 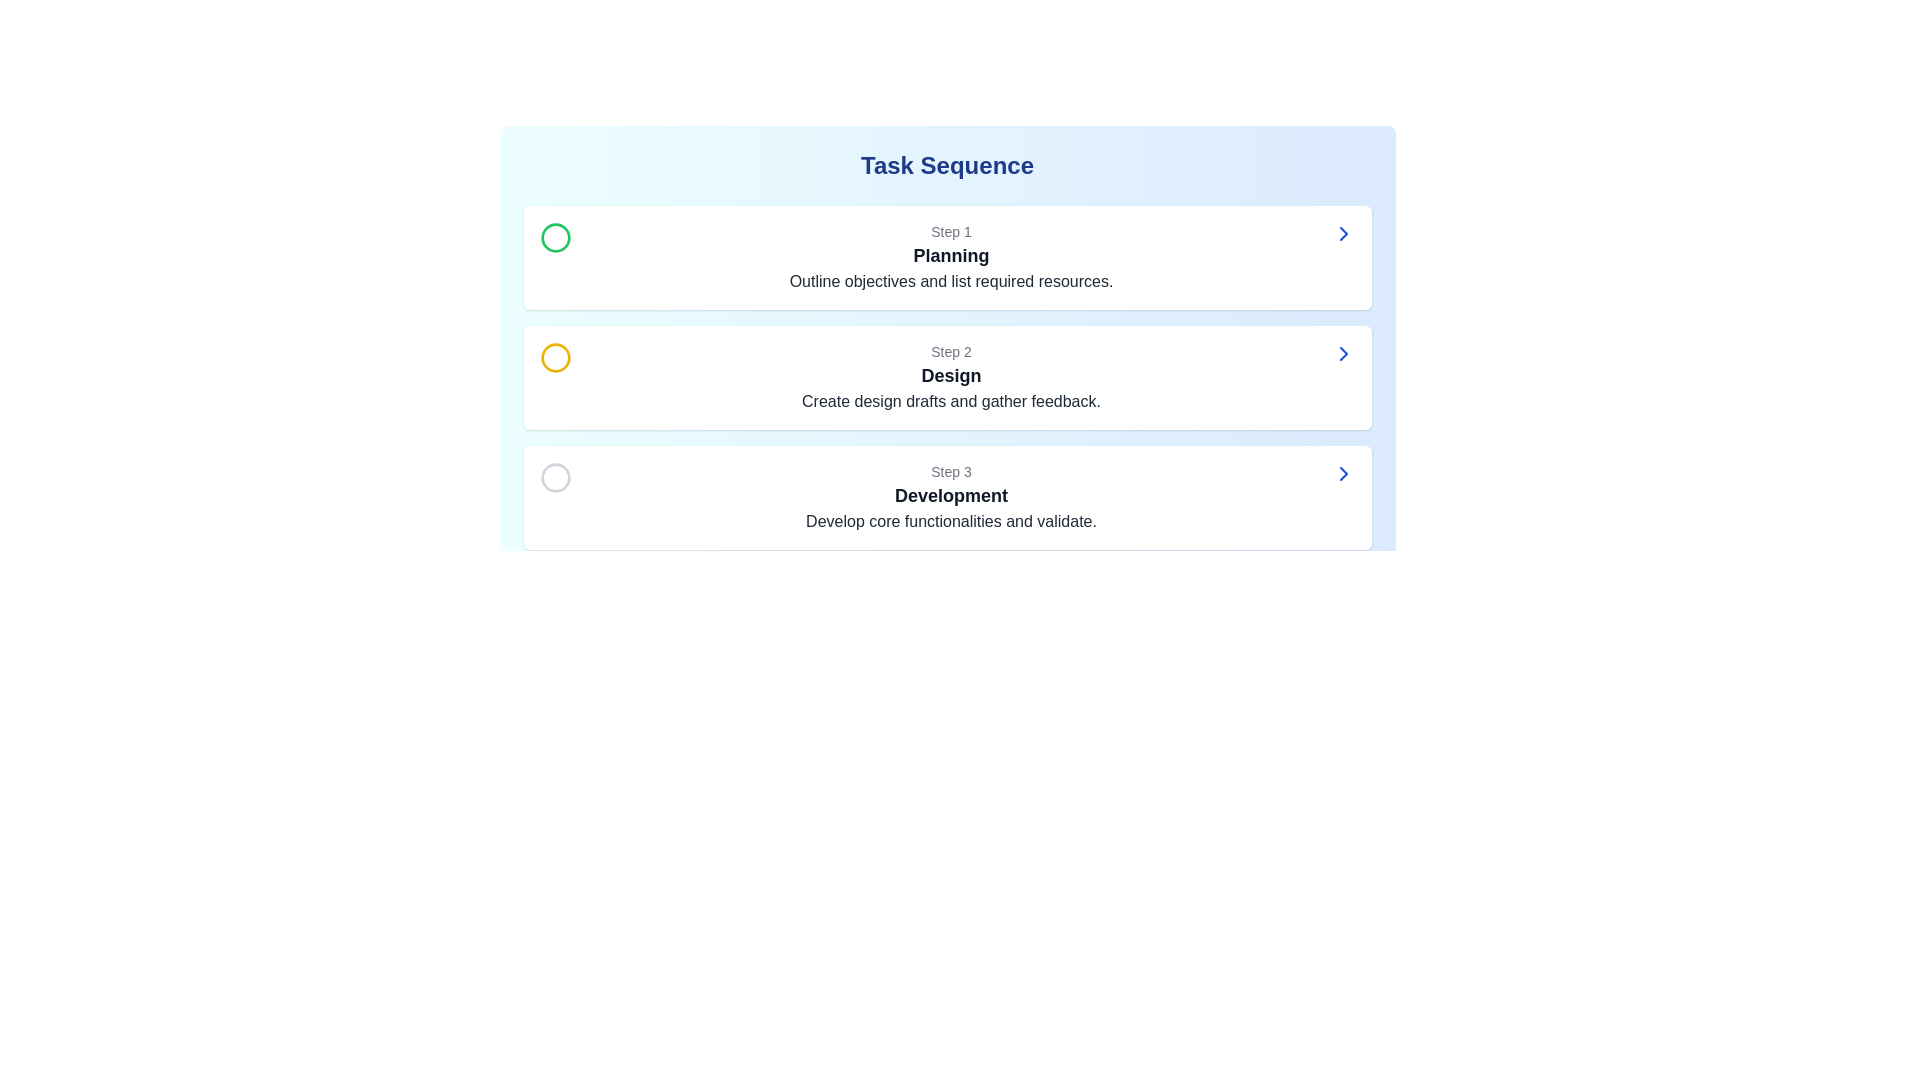 What do you see at coordinates (1343, 233) in the screenshot?
I see `the navigation icon located at the far-right side of the 'Step 1 Planning Outline objectives and list required resources.' card` at bounding box center [1343, 233].